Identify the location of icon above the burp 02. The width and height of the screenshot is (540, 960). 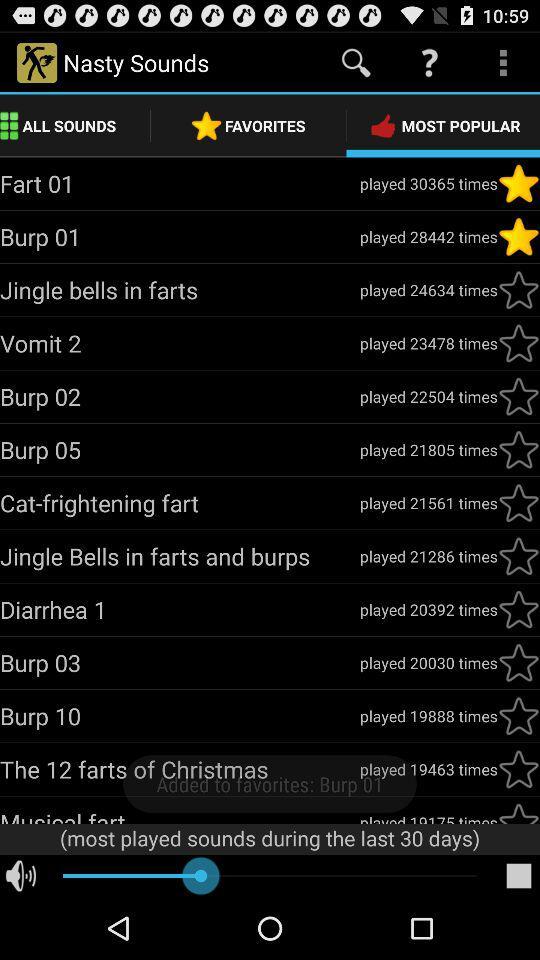
(179, 343).